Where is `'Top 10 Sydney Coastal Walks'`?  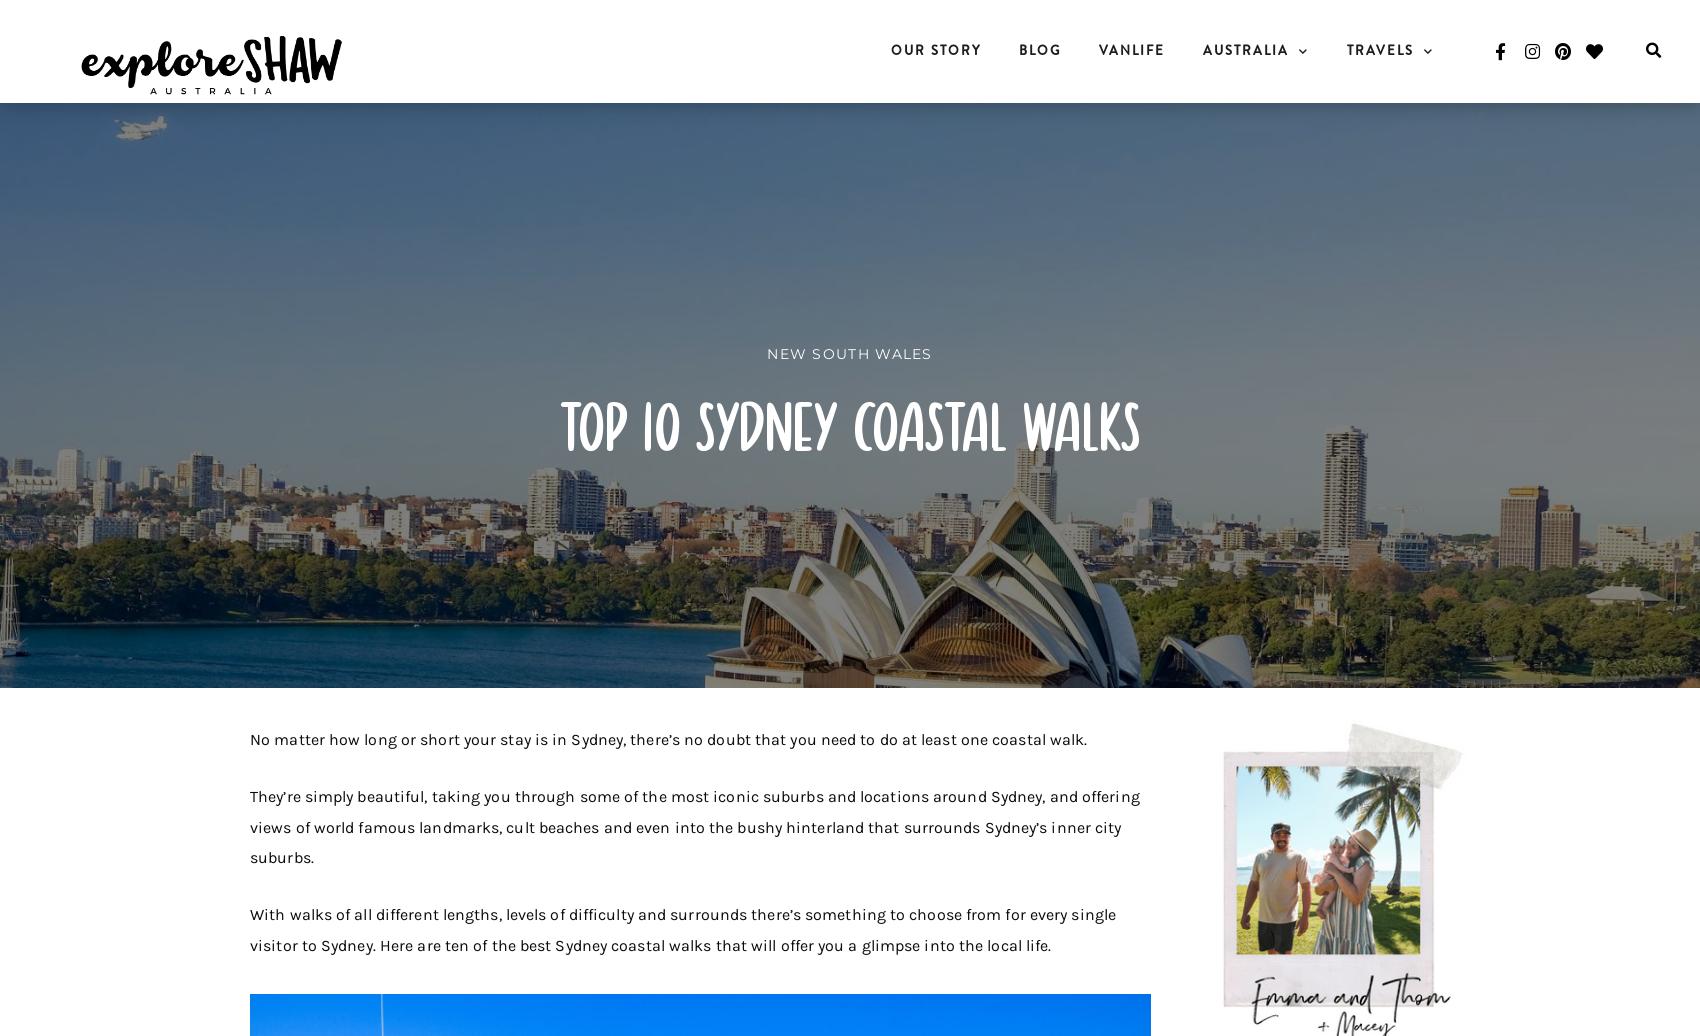
'Top 10 Sydney Coastal Walks' is located at coordinates (556, 421).